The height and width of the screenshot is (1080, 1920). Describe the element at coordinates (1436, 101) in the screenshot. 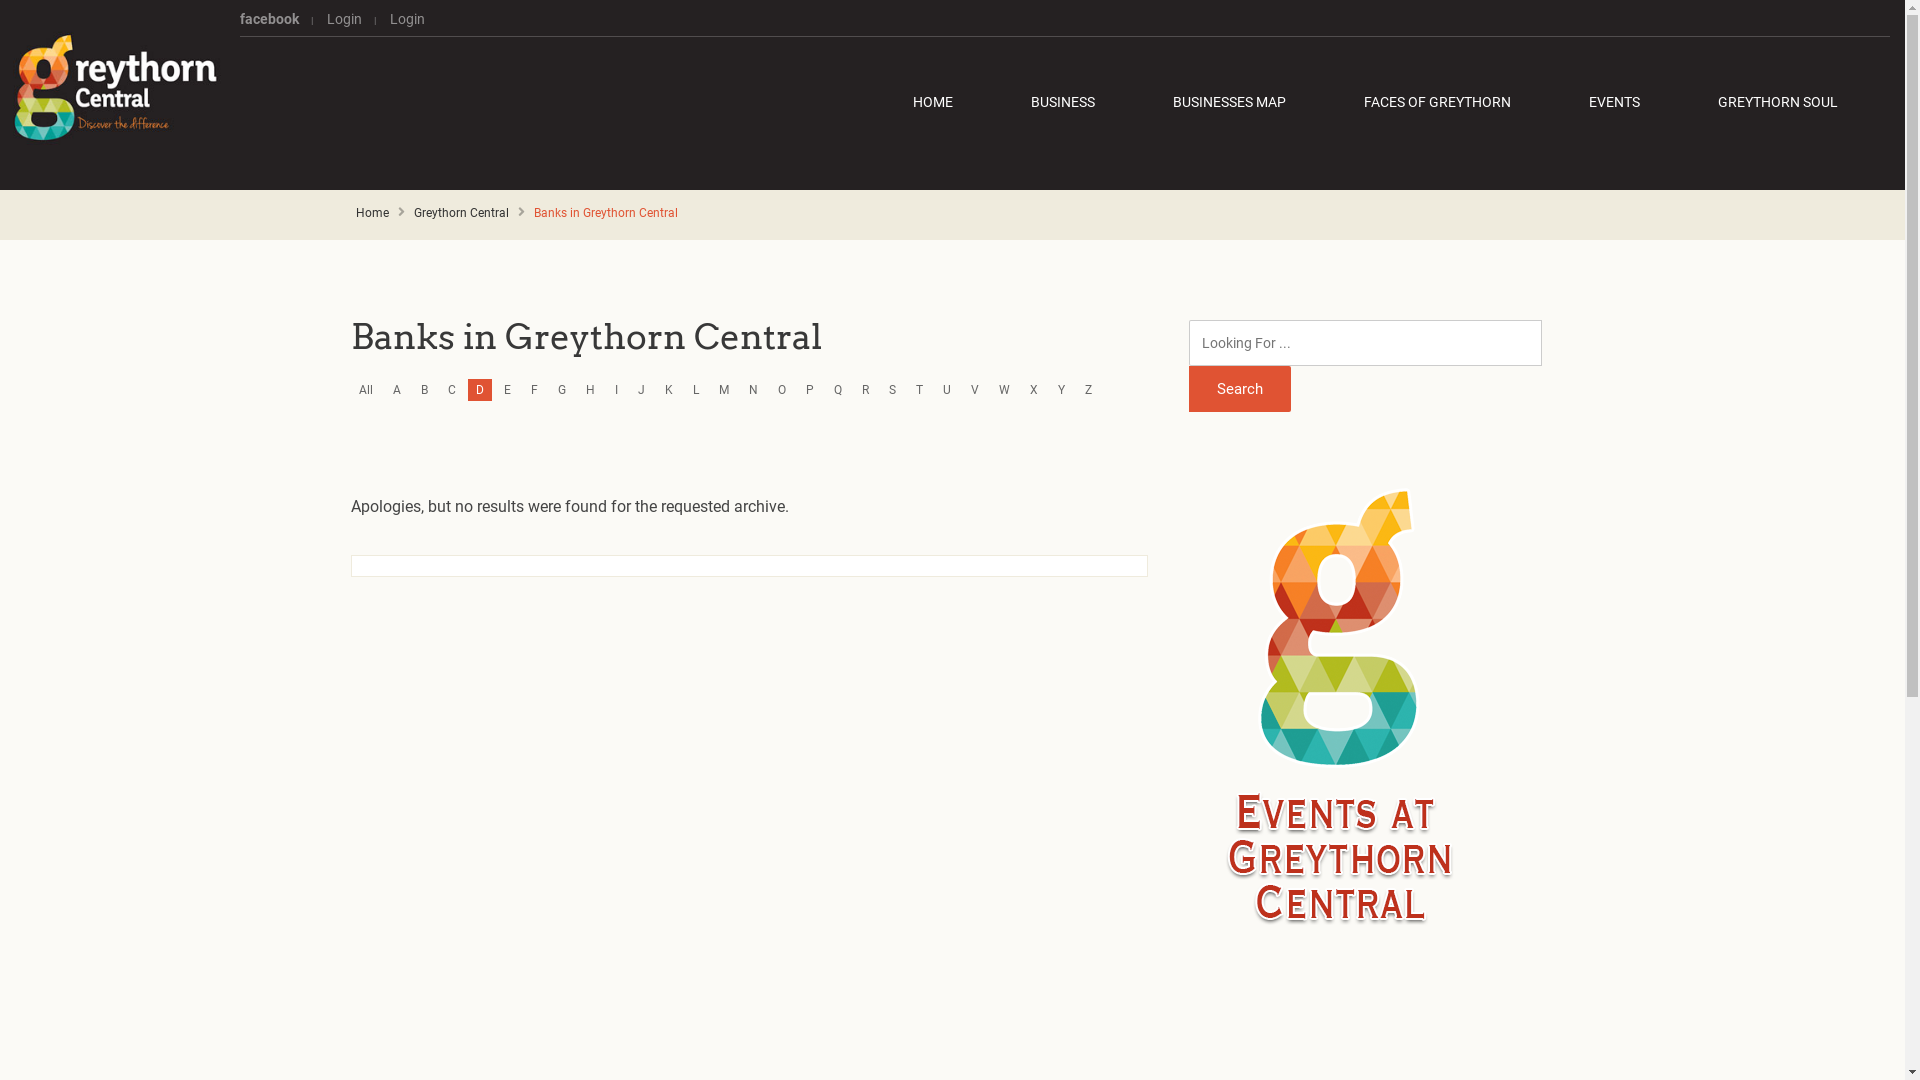

I see `'FACES OF GREYTHORN'` at that location.